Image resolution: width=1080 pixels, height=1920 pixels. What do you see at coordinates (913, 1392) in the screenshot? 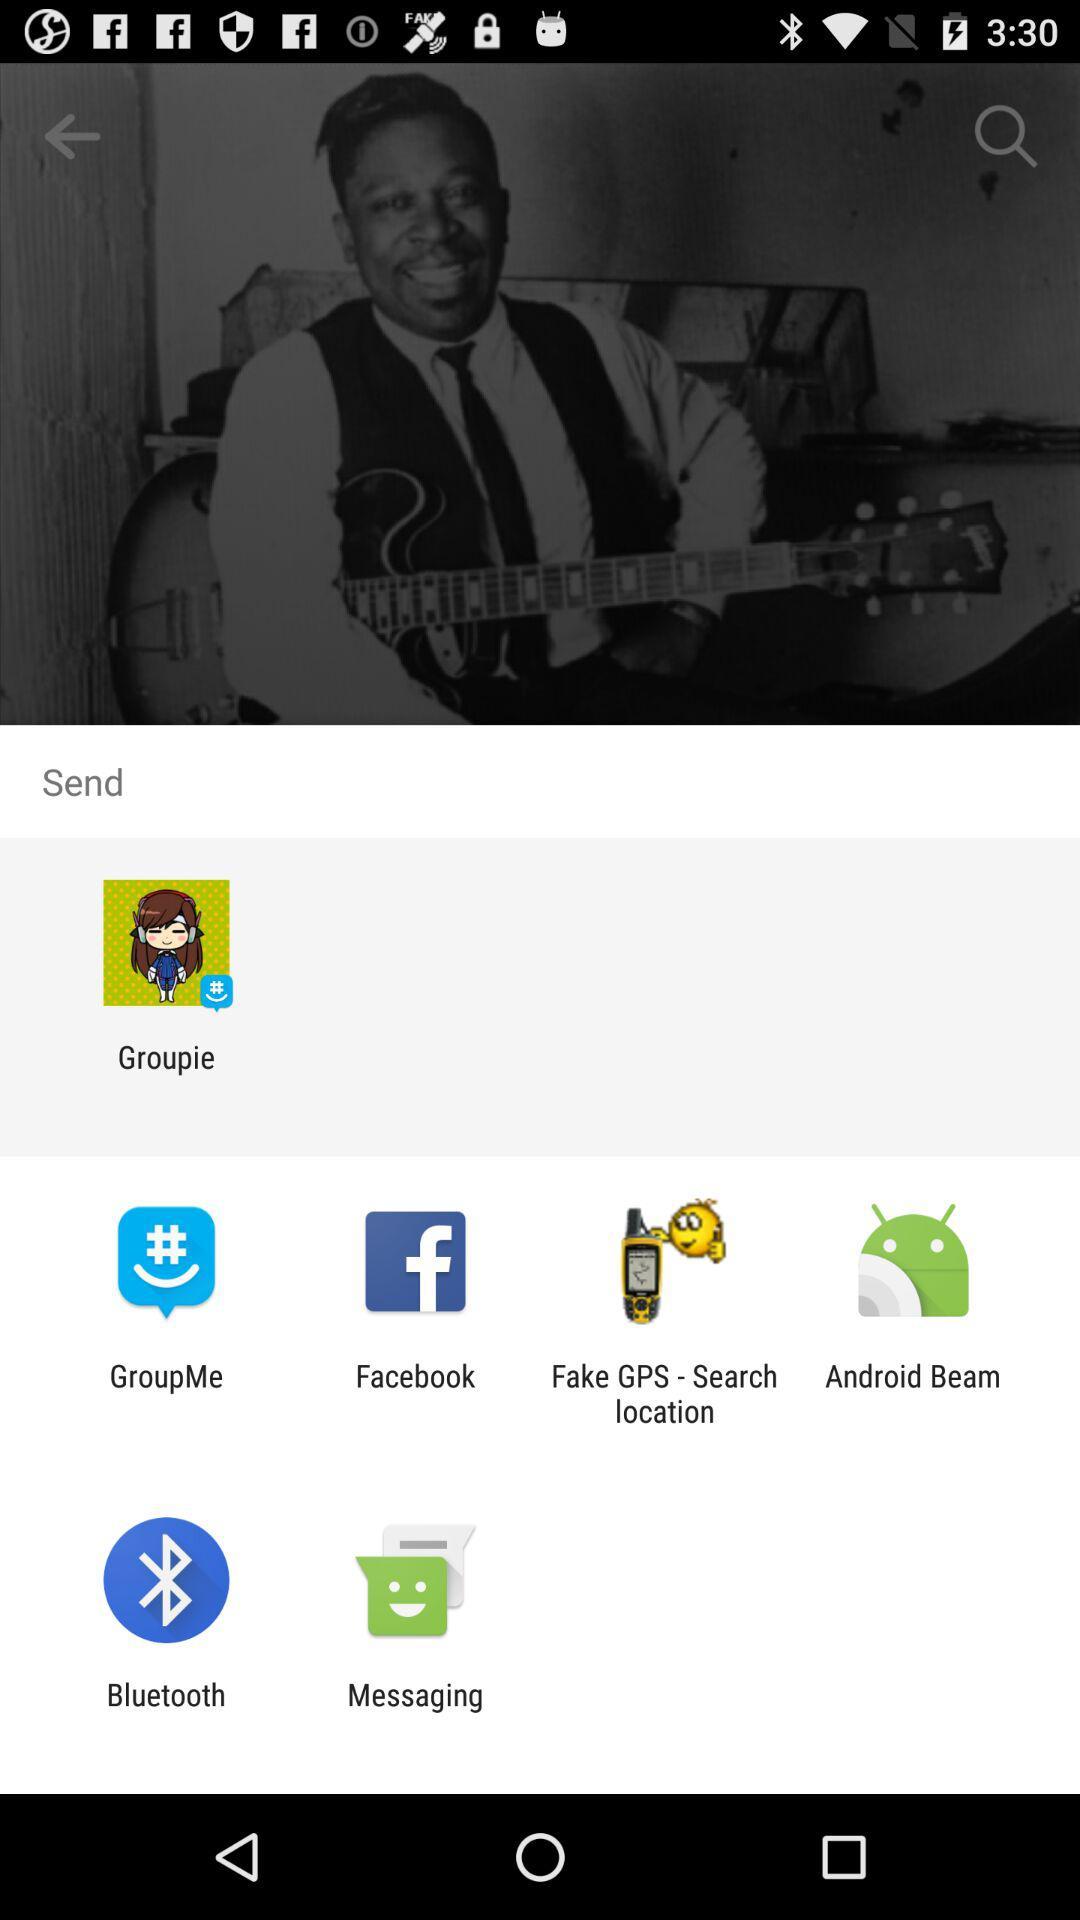
I see `the android beam app` at bounding box center [913, 1392].